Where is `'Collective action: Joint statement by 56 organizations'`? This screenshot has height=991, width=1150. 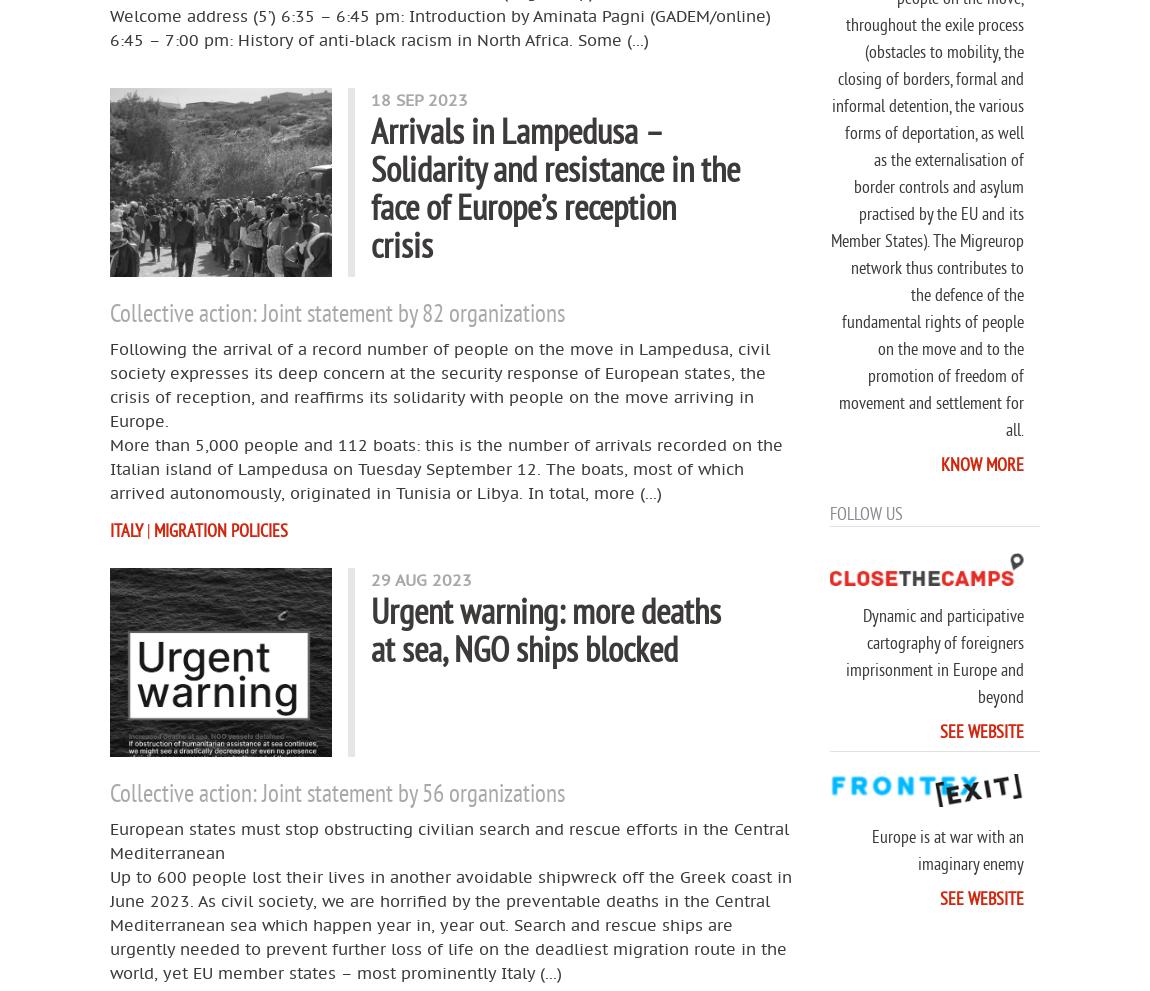 'Collective action: Joint statement by 56 organizations' is located at coordinates (109, 792).